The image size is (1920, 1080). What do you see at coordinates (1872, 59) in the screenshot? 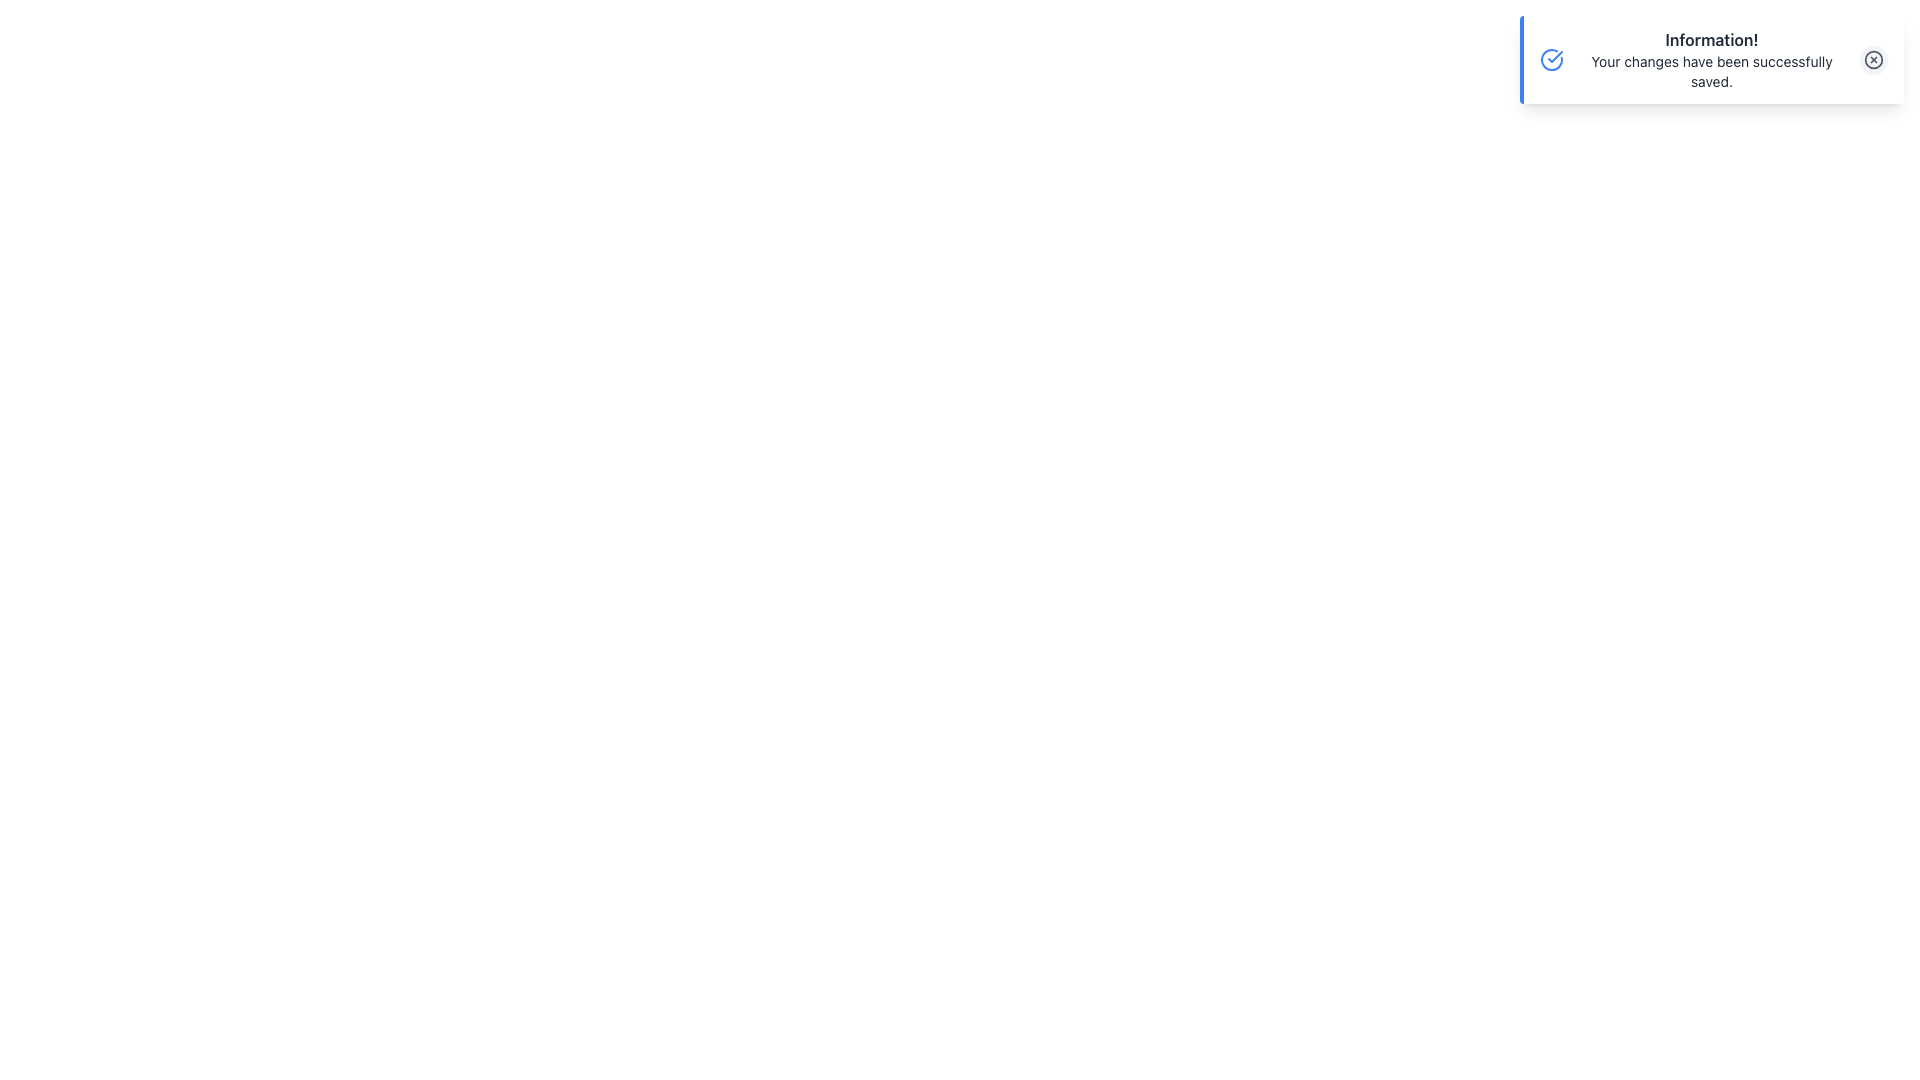
I see `the SVG circle located in the upper right corner of the notification banner that reads 'Information! Your changes have been successfully saved.'` at bounding box center [1872, 59].